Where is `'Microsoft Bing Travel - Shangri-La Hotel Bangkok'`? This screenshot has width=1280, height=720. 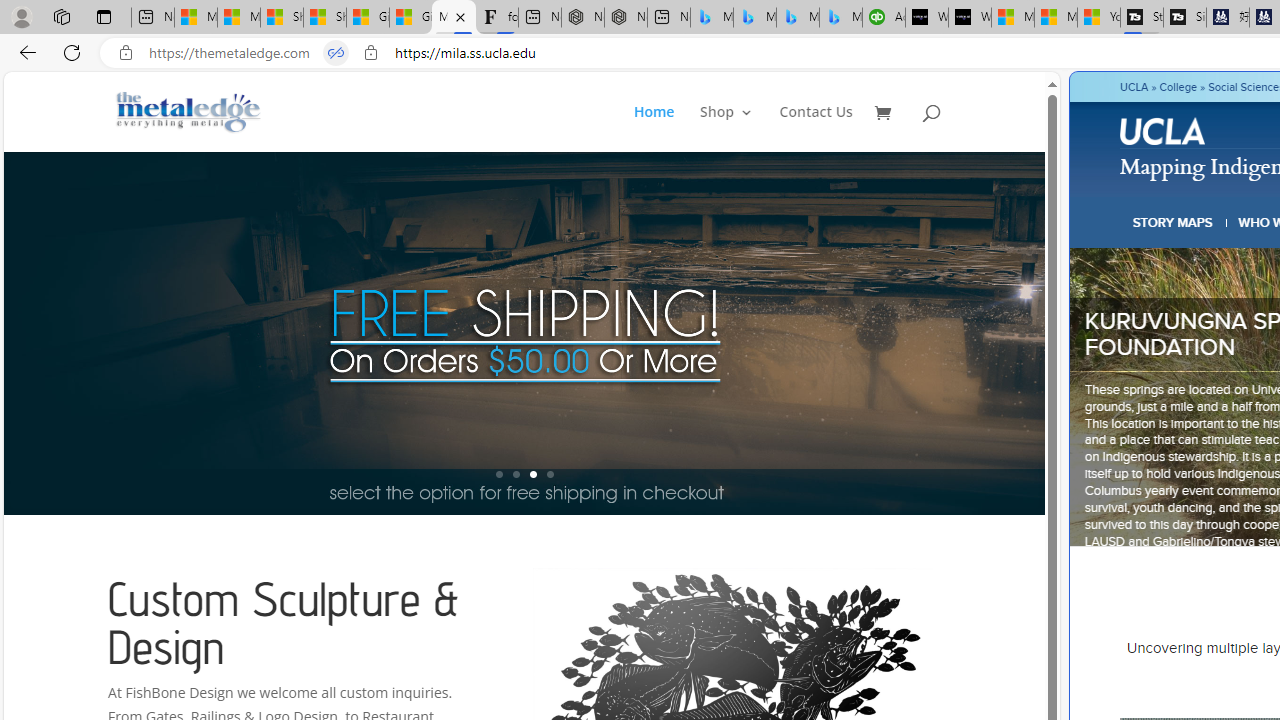
'Microsoft Bing Travel - Shangri-La Hotel Bangkok' is located at coordinates (840, 17).